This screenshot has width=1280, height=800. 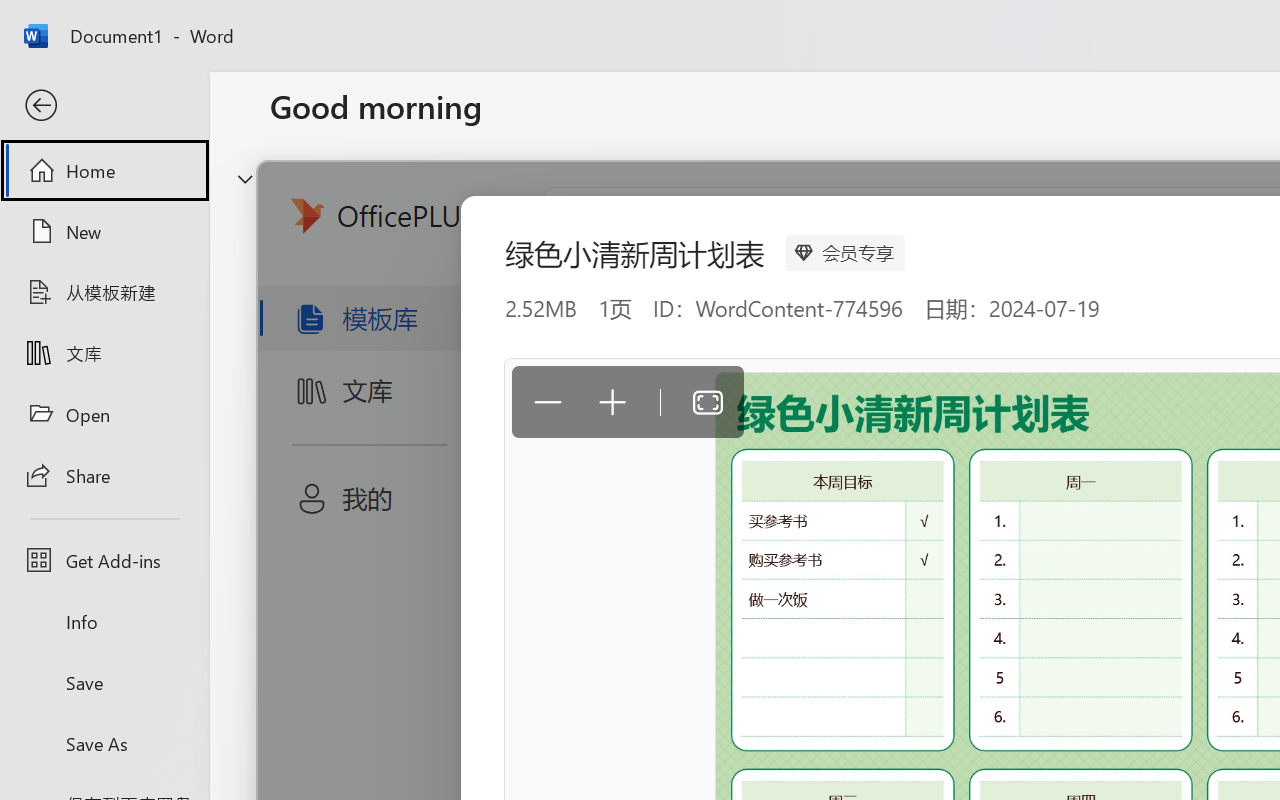 What do you see at coordinates (103, 560) in the screenshot?
I see `'Get Add-ins'` at bounding box center [103, 560].